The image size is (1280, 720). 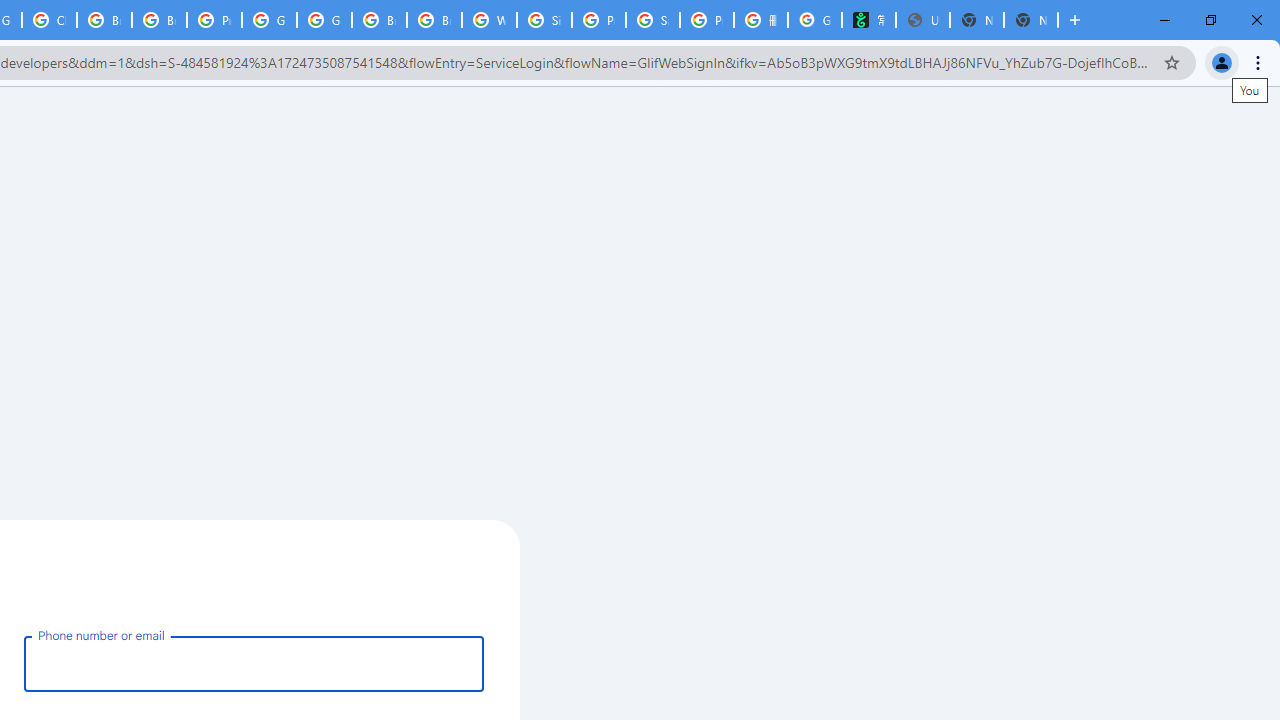 I want to click on 'You', so click(x=1220, y=61).